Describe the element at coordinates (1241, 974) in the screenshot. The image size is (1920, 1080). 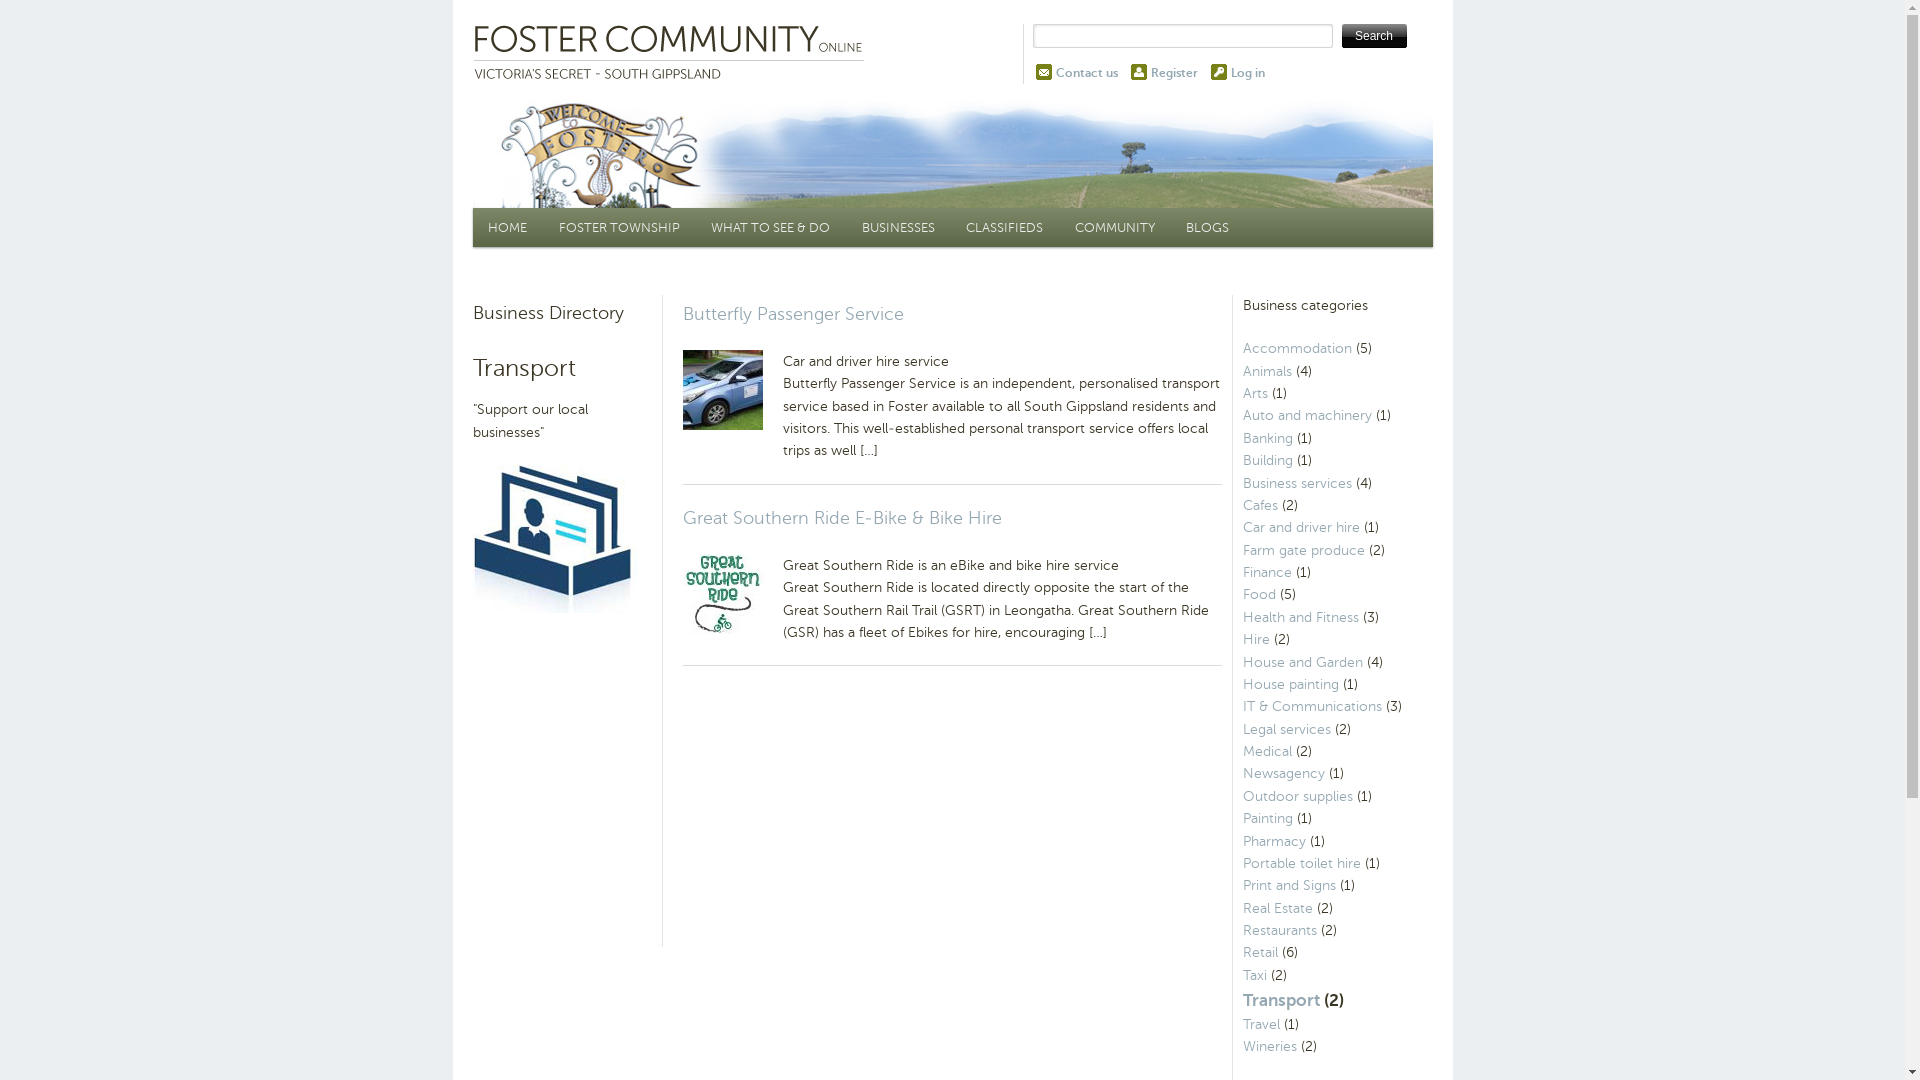
I see `'Taxi'` at that location.